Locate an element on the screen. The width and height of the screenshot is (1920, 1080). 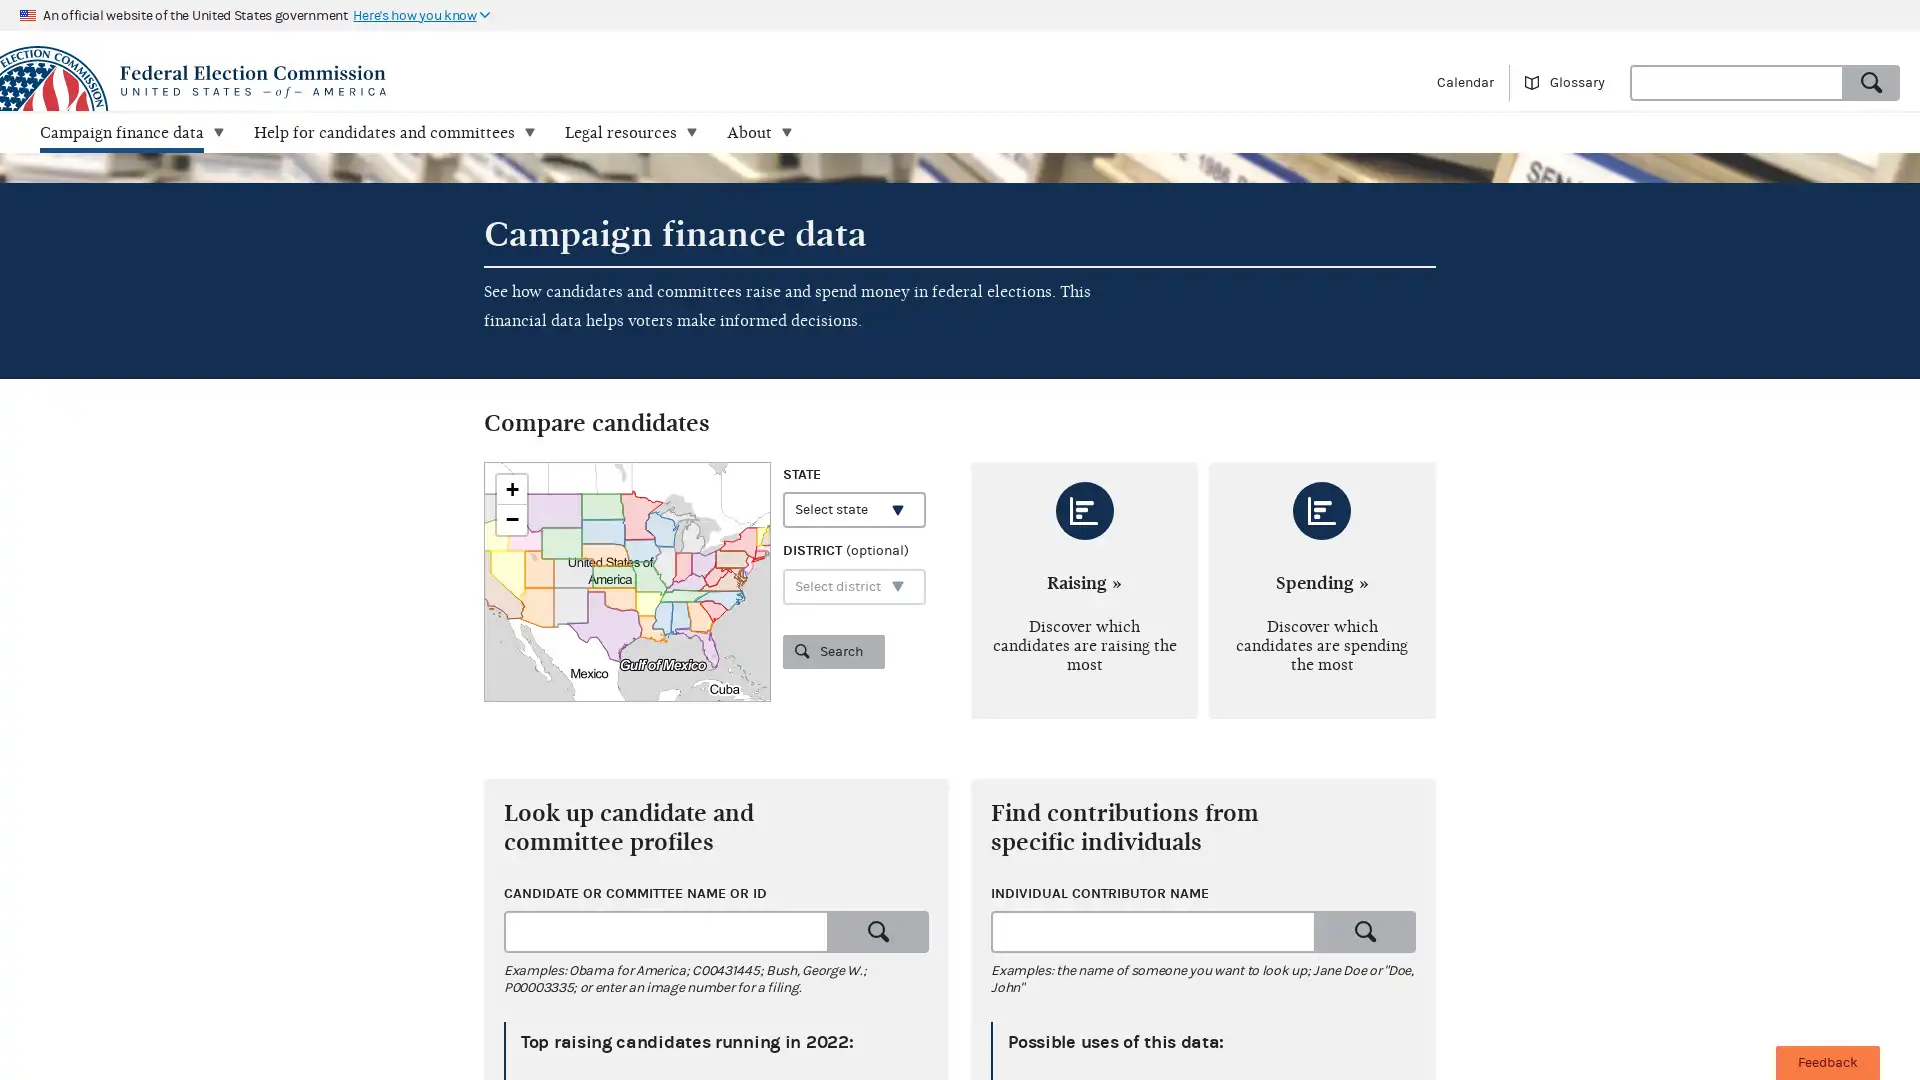
Search is located at coordinates (1363, 932).